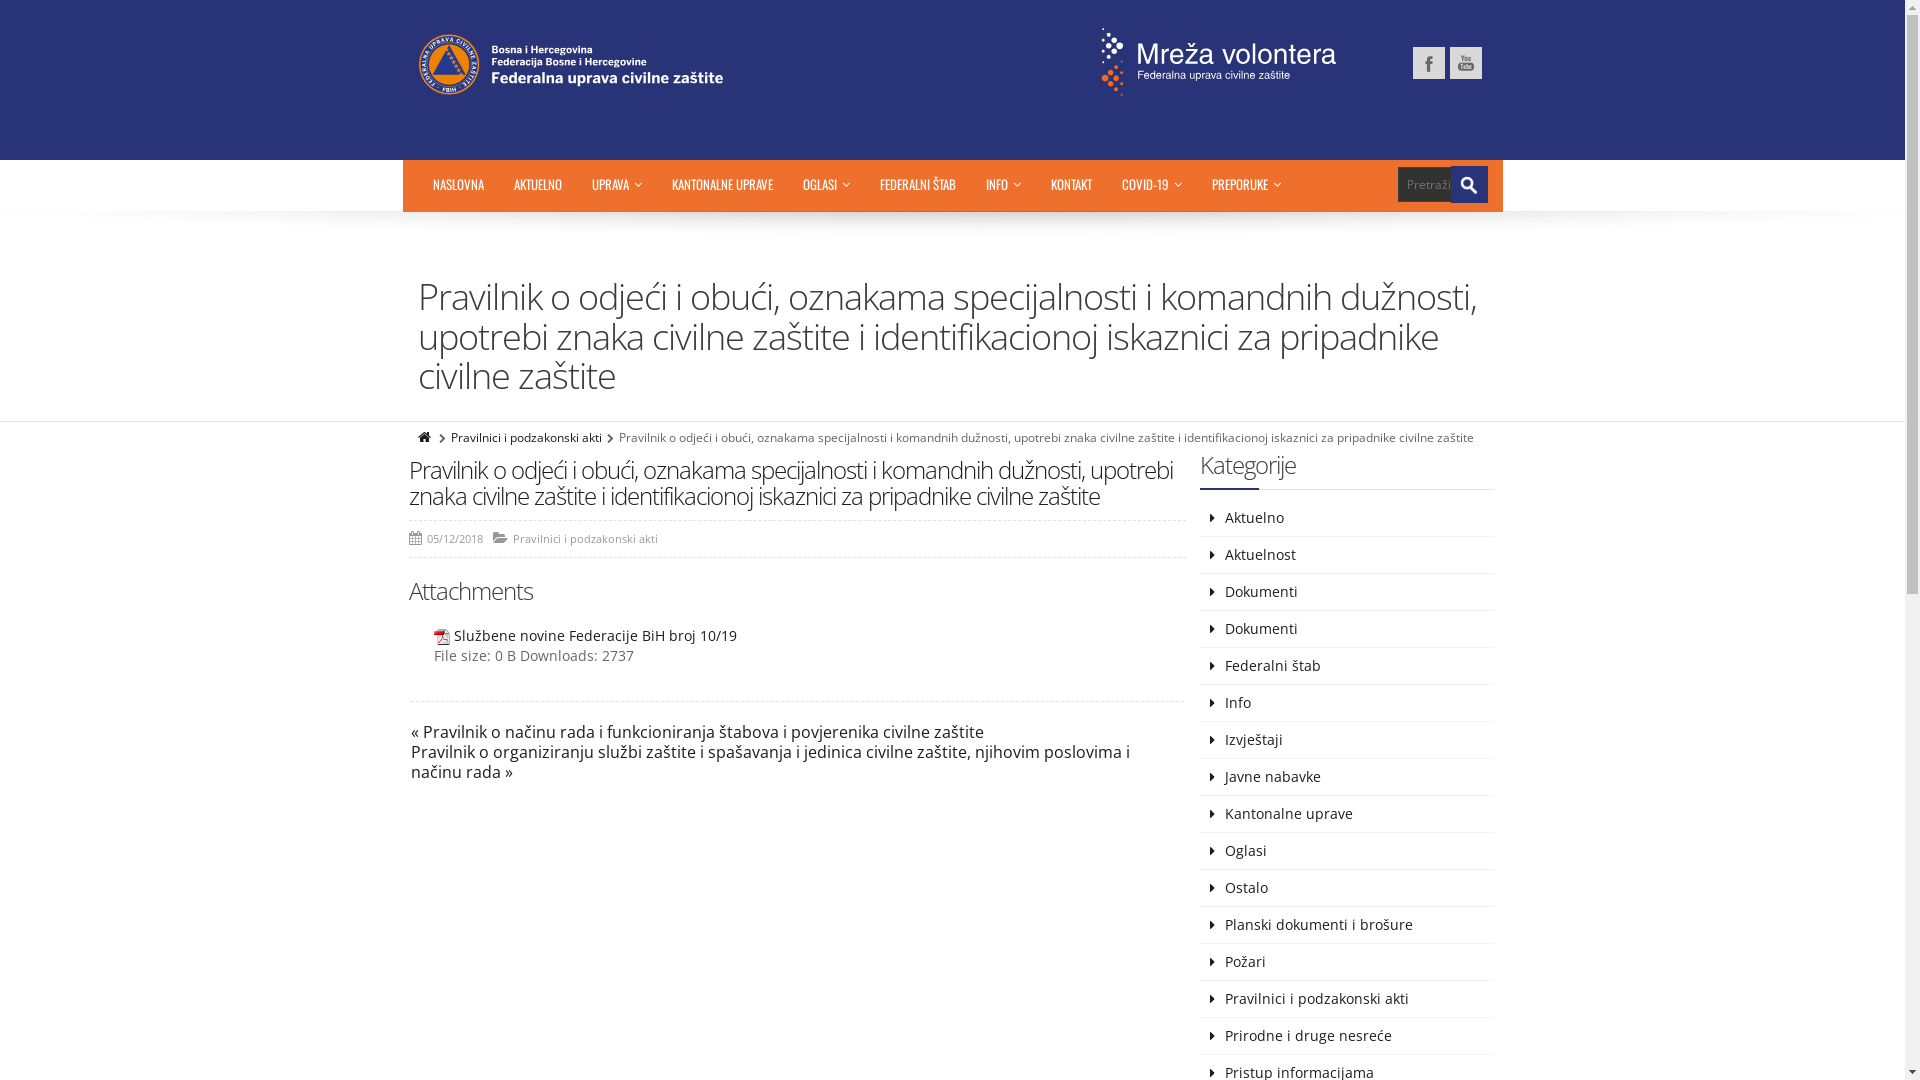 The height and width of the screenshot is (1080, 1920). I want to click on 'AKTUELNO', so click(537, 184).